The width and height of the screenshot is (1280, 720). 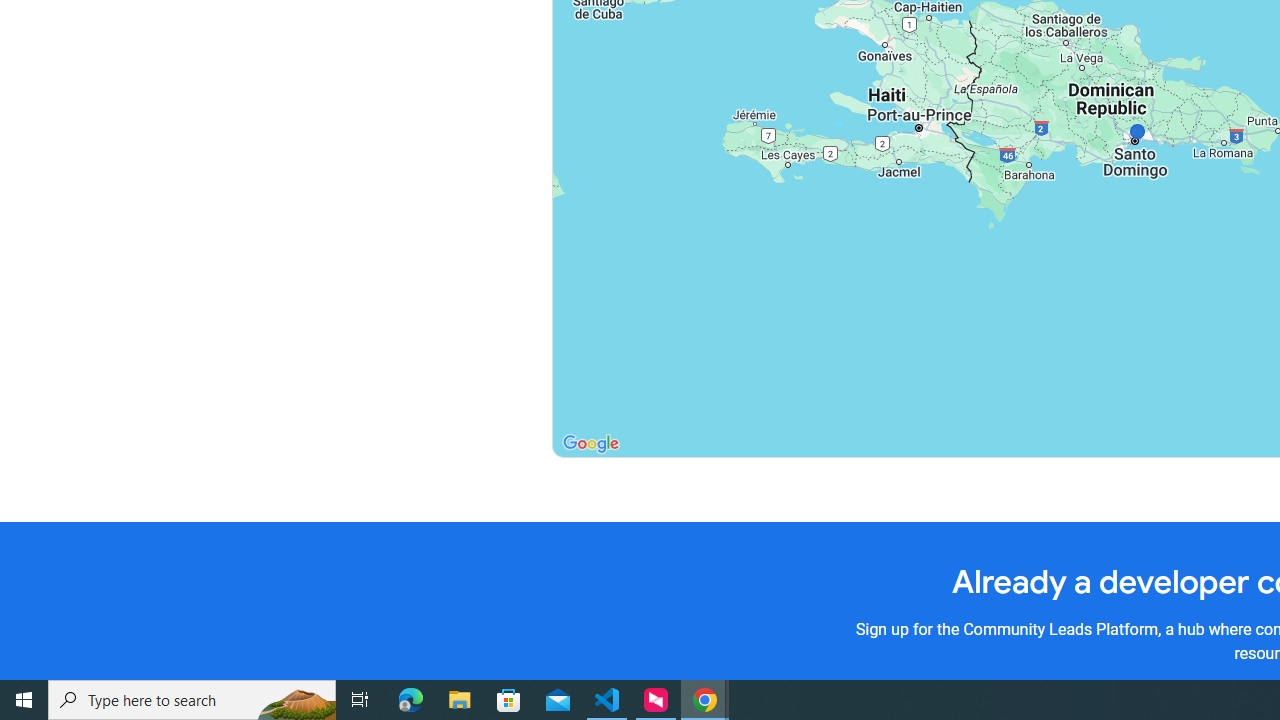 What do you see at coordinates (589, 443) in the screenshot?
I see `'Google'` at bounding box center [589, 443].